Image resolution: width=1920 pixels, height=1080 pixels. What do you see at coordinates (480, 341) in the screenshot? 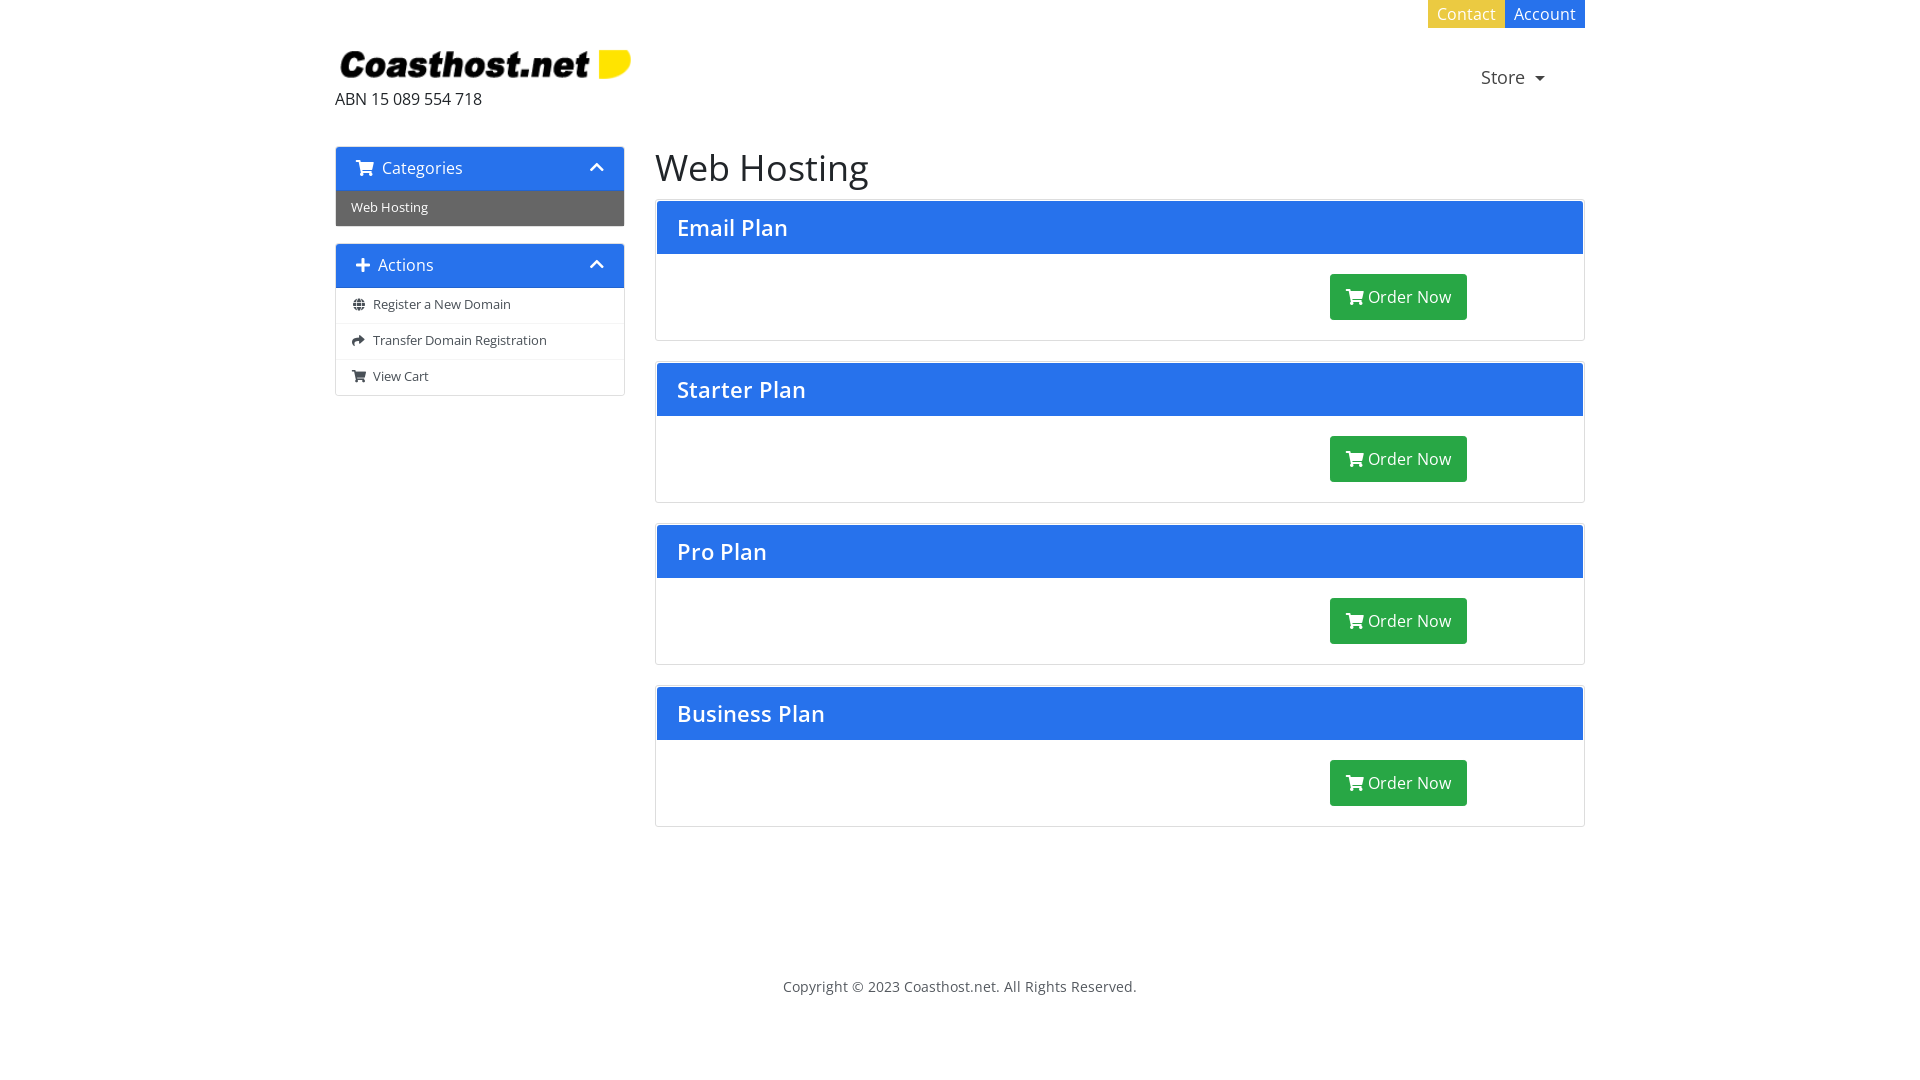
I see `'  Transfer Domain Registration'` at bounding box center [480, 341].